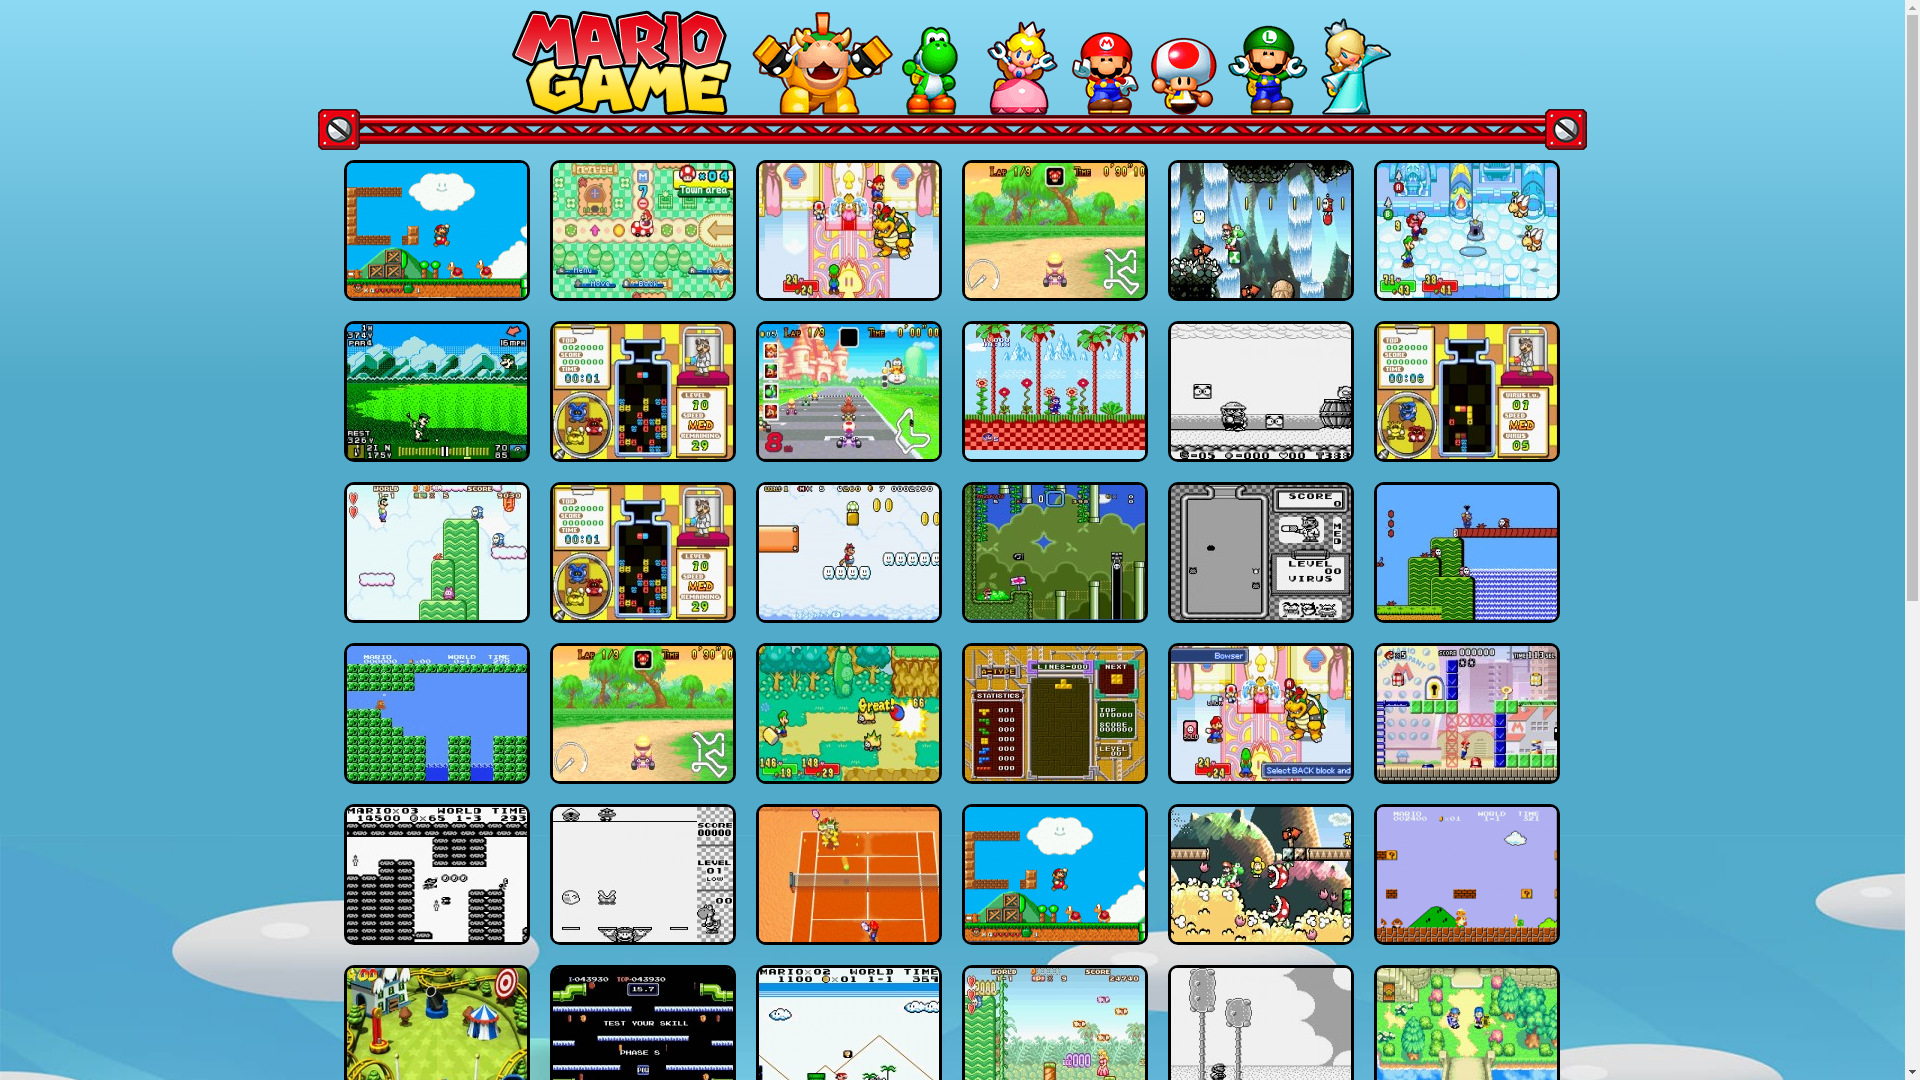 Image resolution: width=1920 pixels, height=1080 pixels. What do you see at coordinates (1467, 389) in the screenshot?
I see `'Dr. Mario & Panel de Pon'` at bounding box center [1467, 389].